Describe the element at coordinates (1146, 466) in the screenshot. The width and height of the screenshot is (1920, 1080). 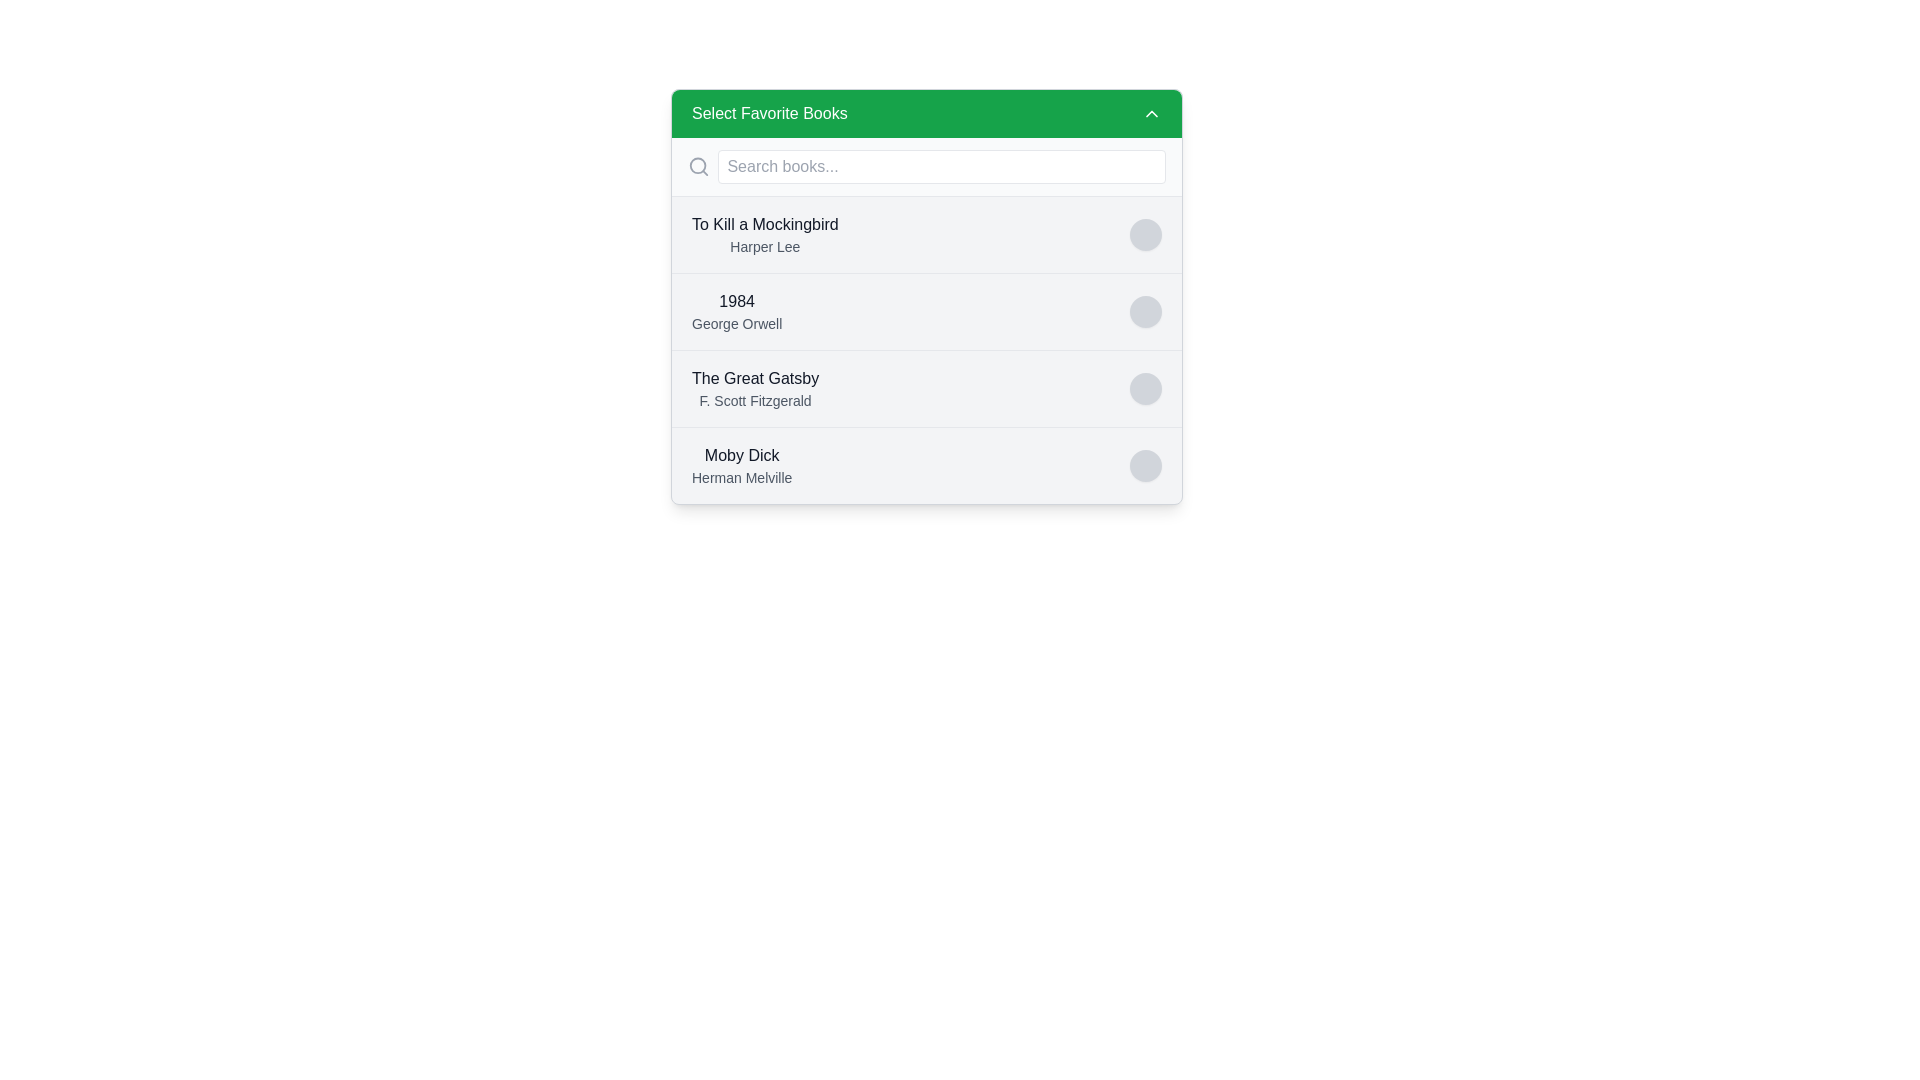
I see `the interactive button for 'Moby Dick' located at the far right of the fourth row` at that location.